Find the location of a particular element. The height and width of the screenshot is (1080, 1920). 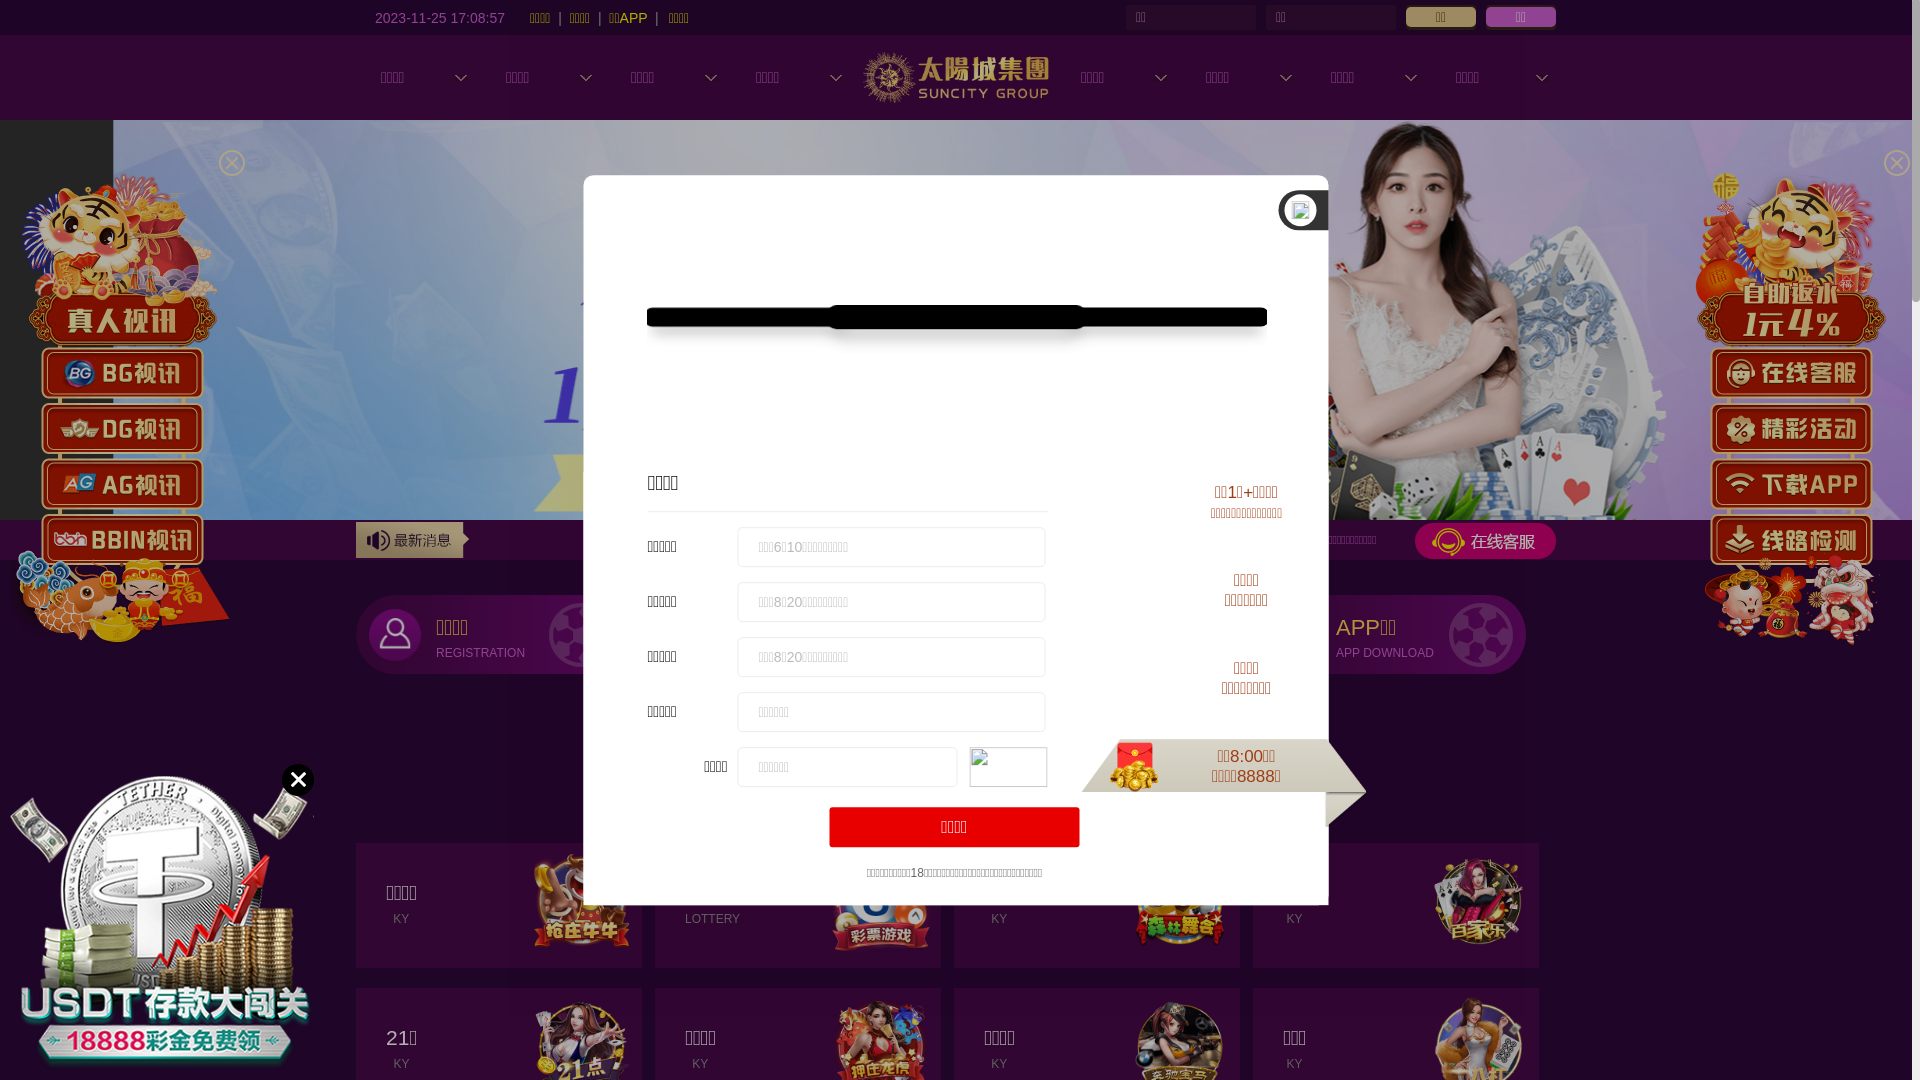

'2023-11-25 17:08:55' is located at coordinates (439, 16).